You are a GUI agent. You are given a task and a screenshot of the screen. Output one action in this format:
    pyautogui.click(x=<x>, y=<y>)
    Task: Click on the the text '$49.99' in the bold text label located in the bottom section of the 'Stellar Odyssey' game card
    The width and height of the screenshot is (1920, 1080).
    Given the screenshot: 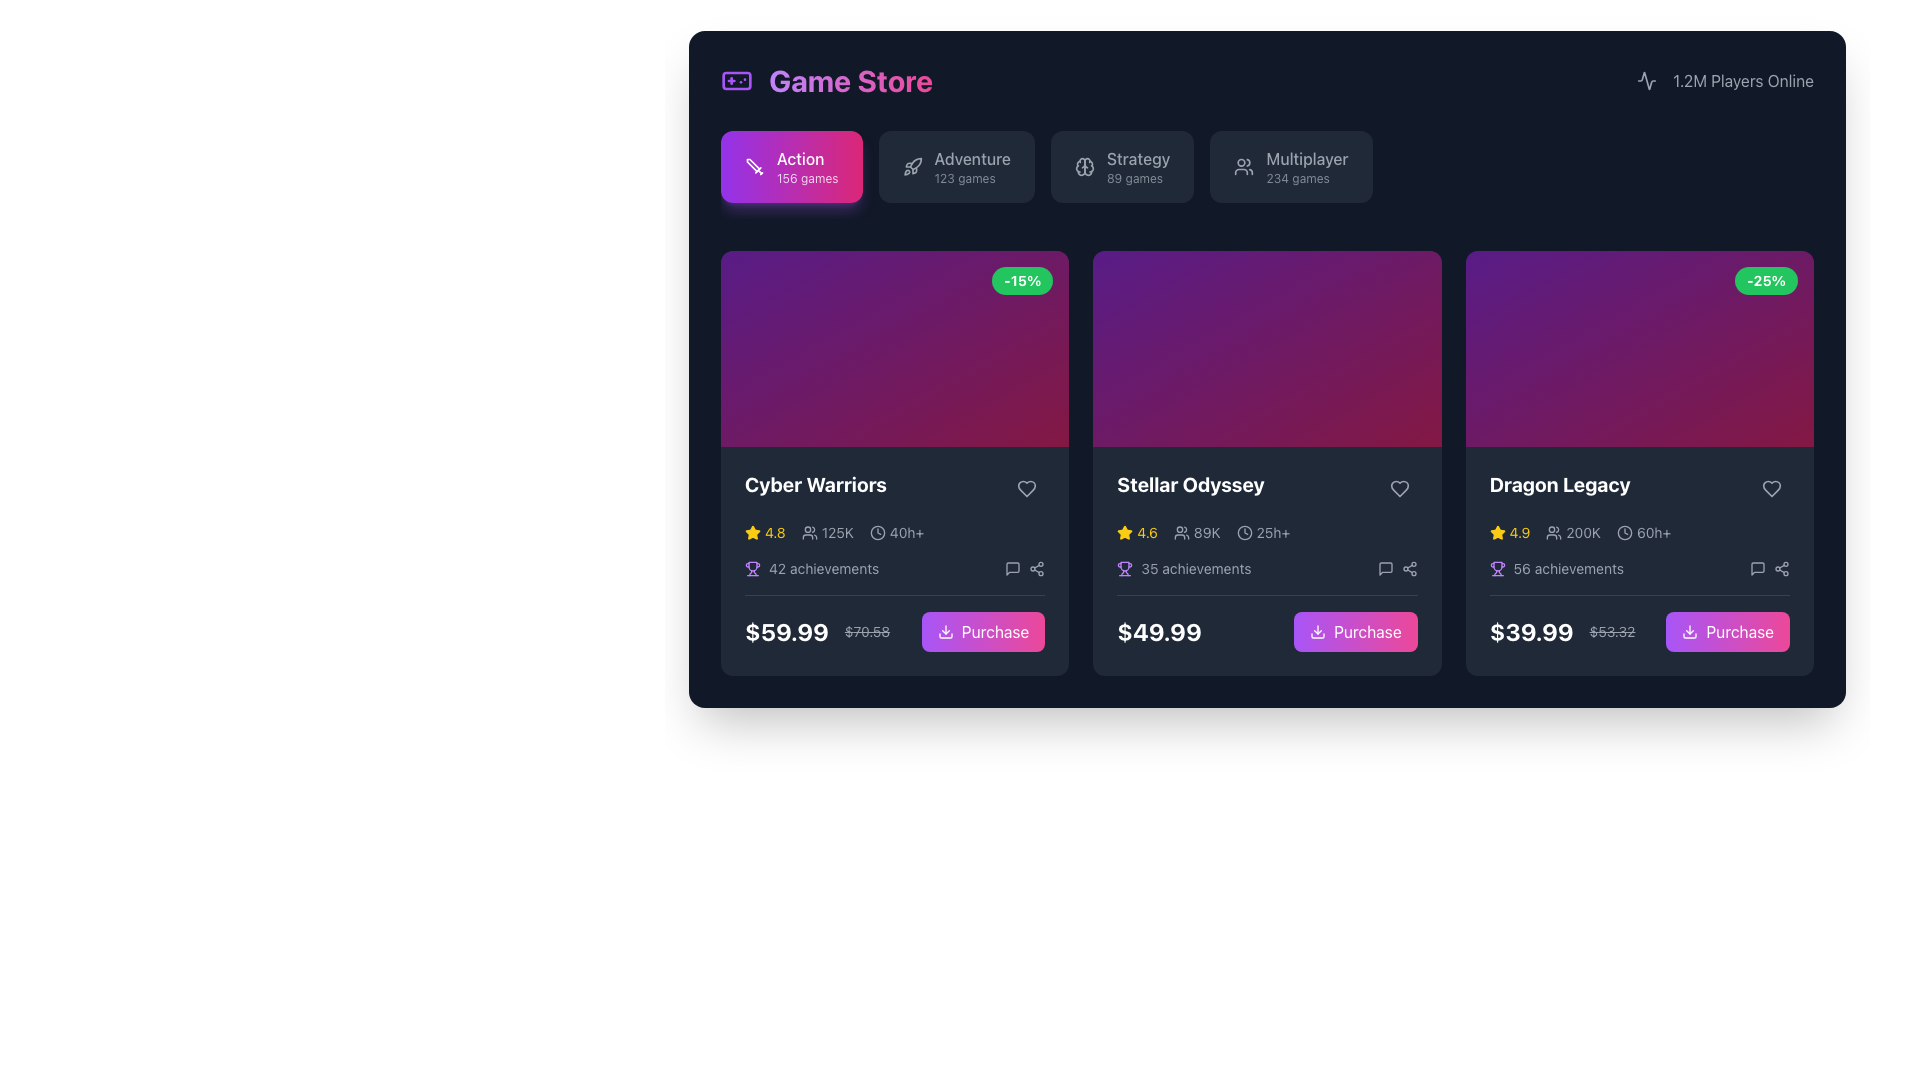 What is the action you would take?
    pyautogui.click(x=1159, y=631)
    